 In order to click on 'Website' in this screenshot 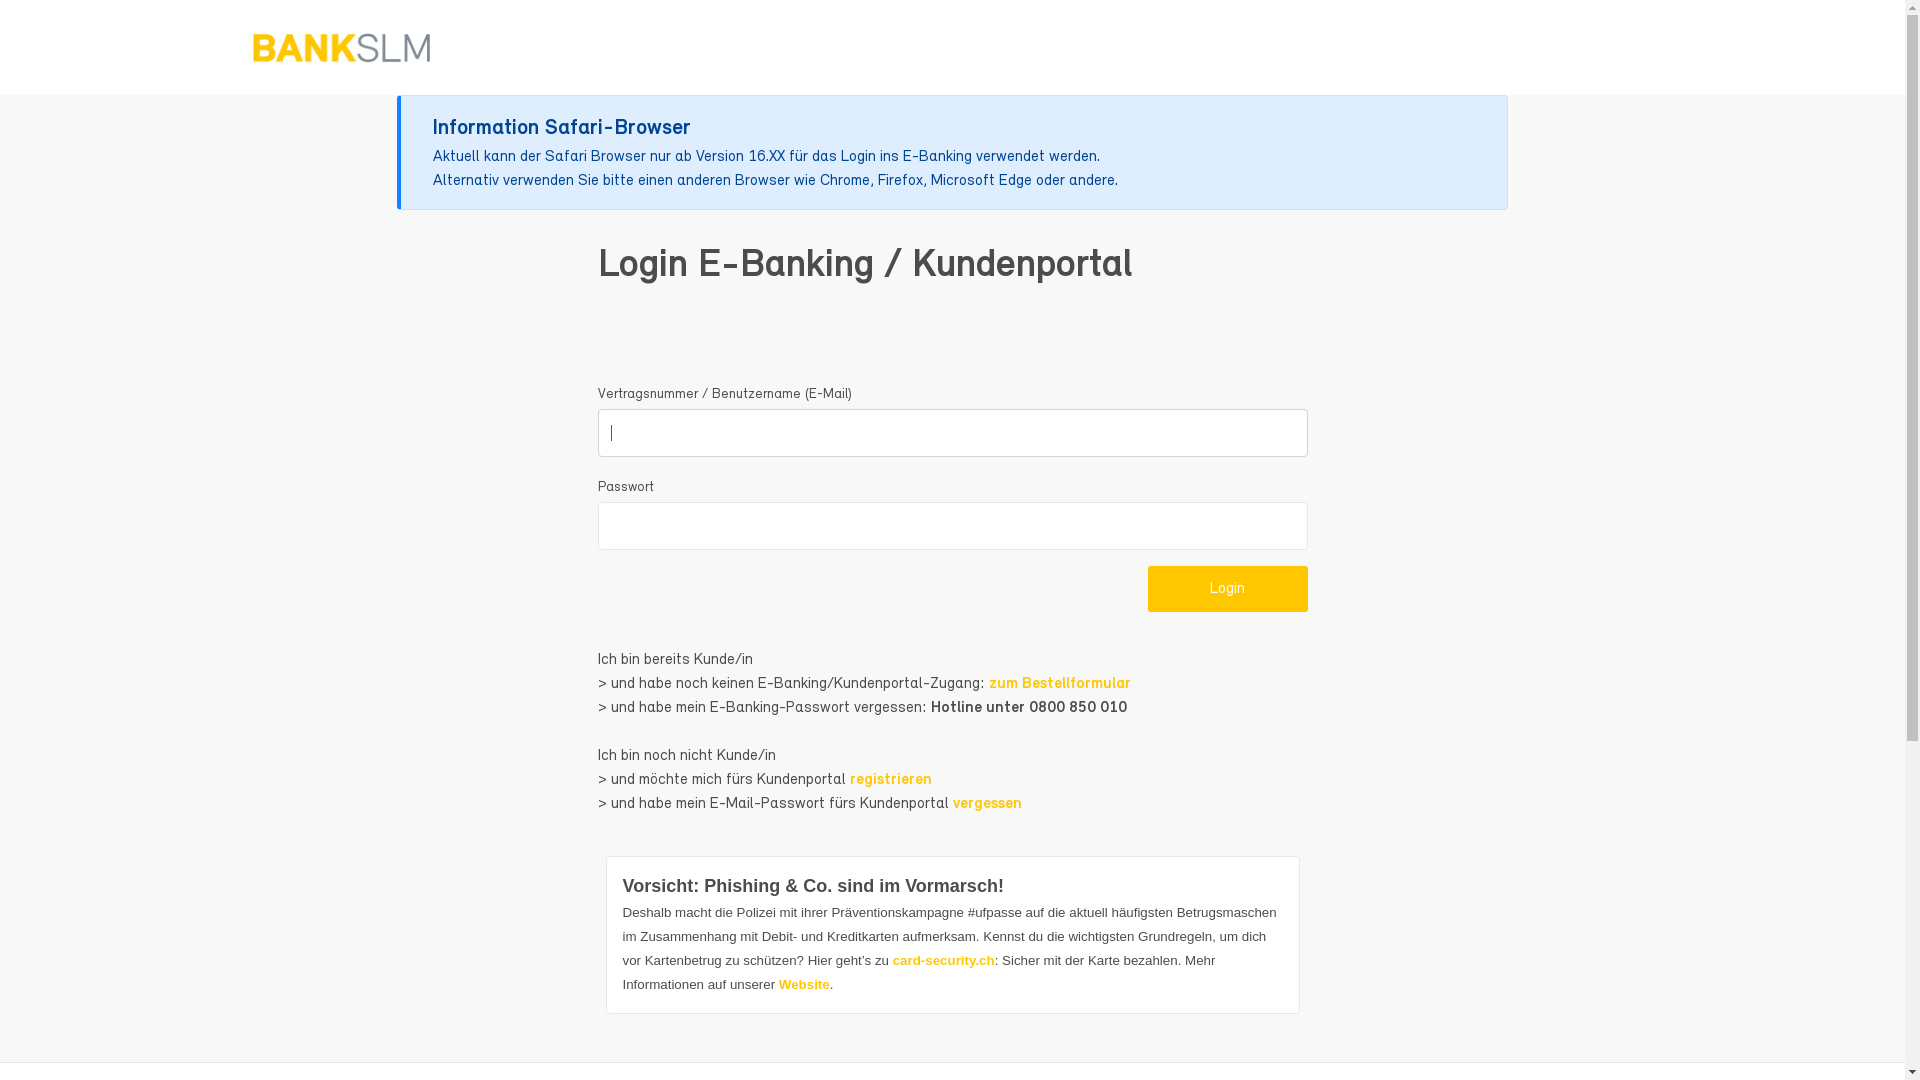, I will do `click(804, 983)`.